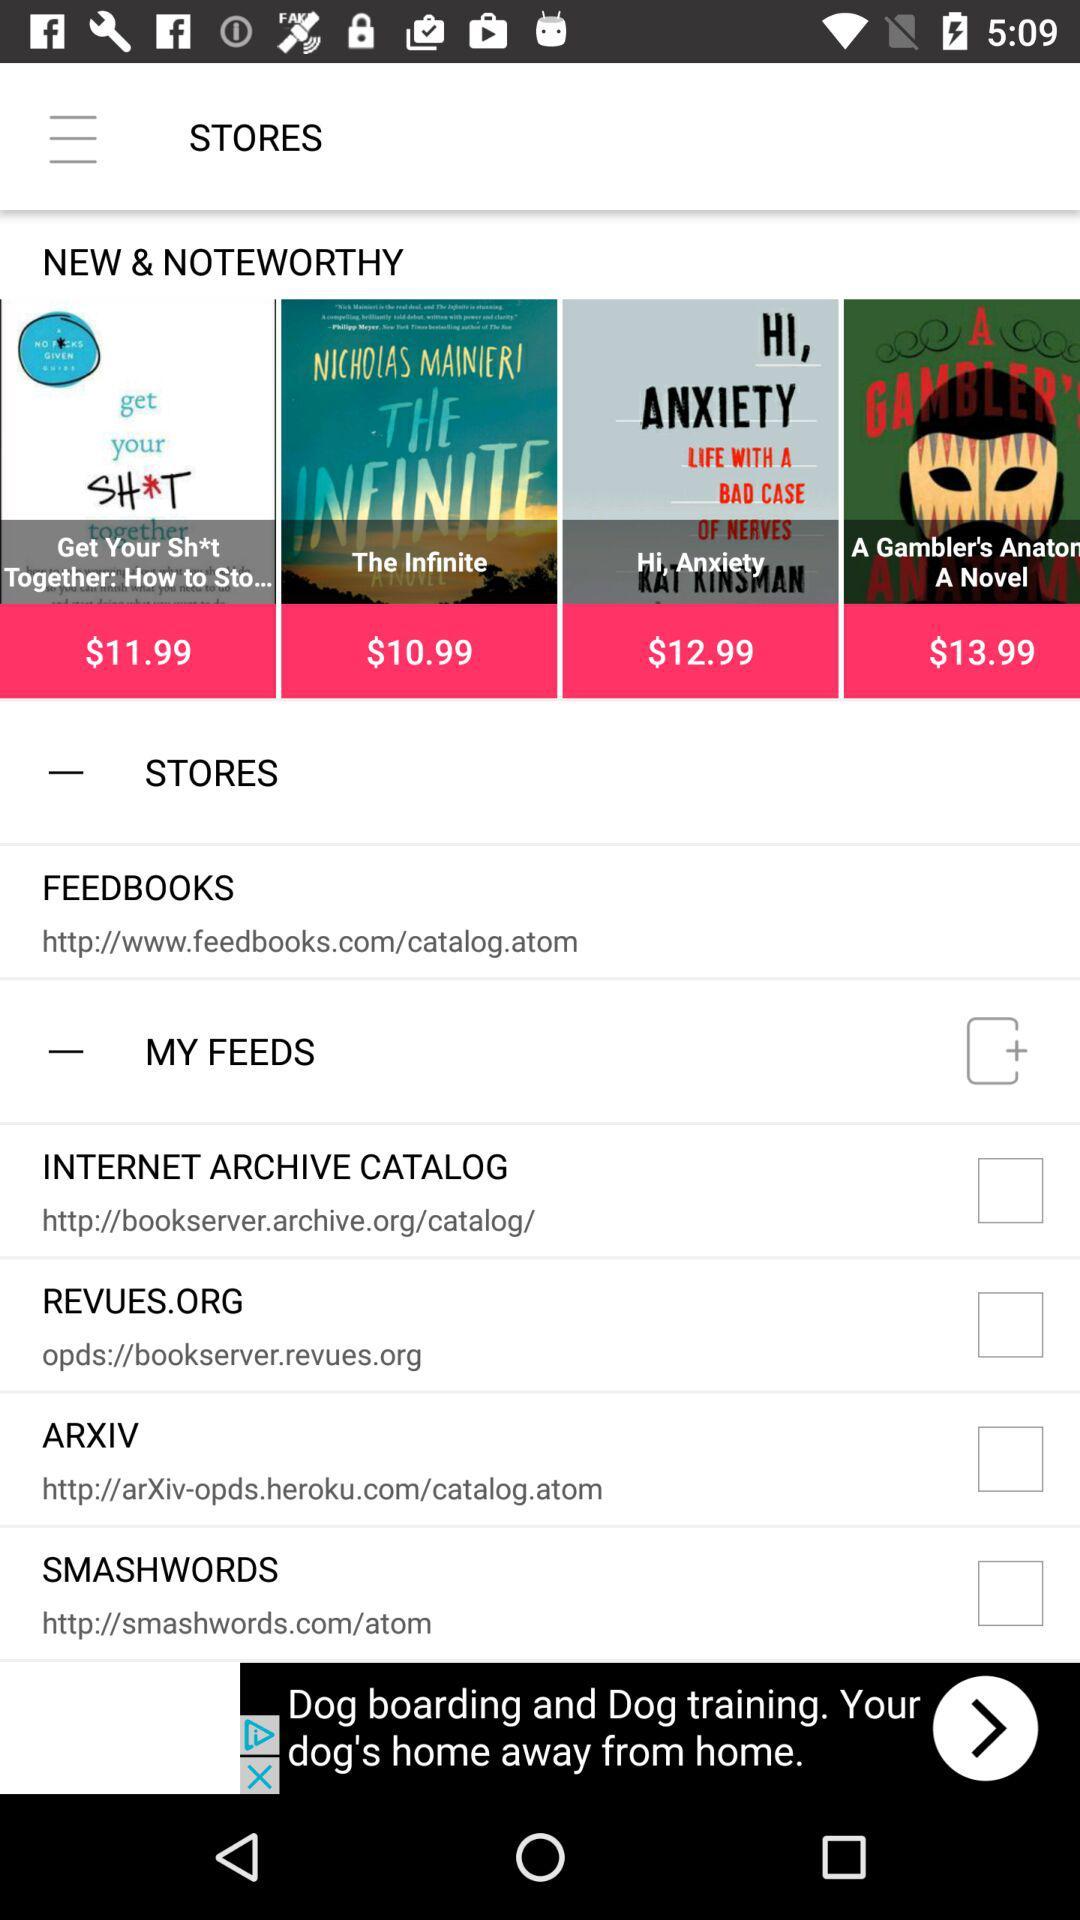 The width and height of the screenshot is (1080, 1920). Describe the element at coordinates (1029, 1190) in the screenshot. I see `site` at that location.